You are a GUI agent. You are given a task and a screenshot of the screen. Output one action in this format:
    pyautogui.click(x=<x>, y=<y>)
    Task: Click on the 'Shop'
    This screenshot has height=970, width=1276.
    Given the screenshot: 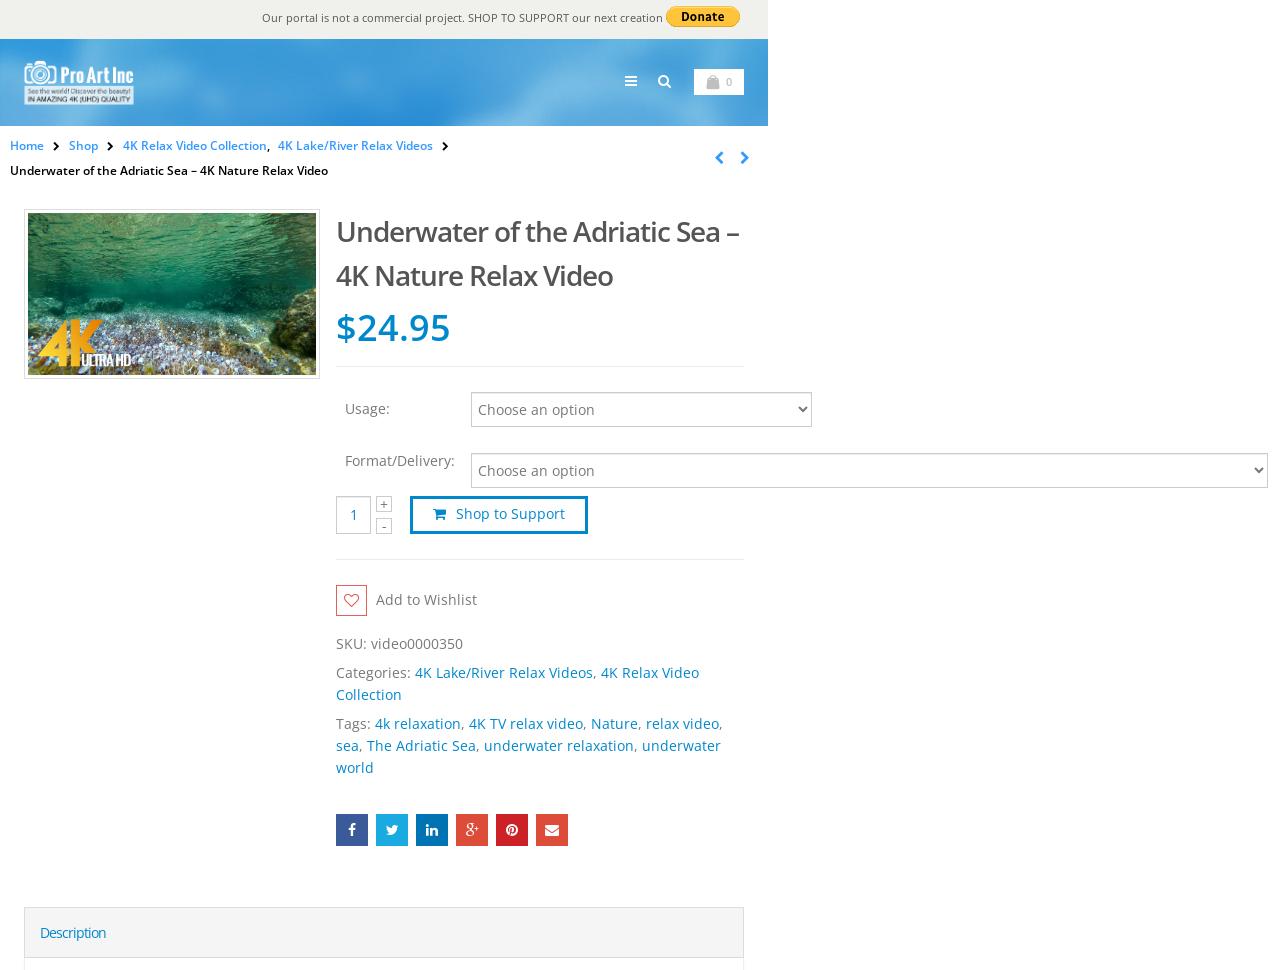 What is the action you would take?
    pyautogui.click(x=82, y=144)
    